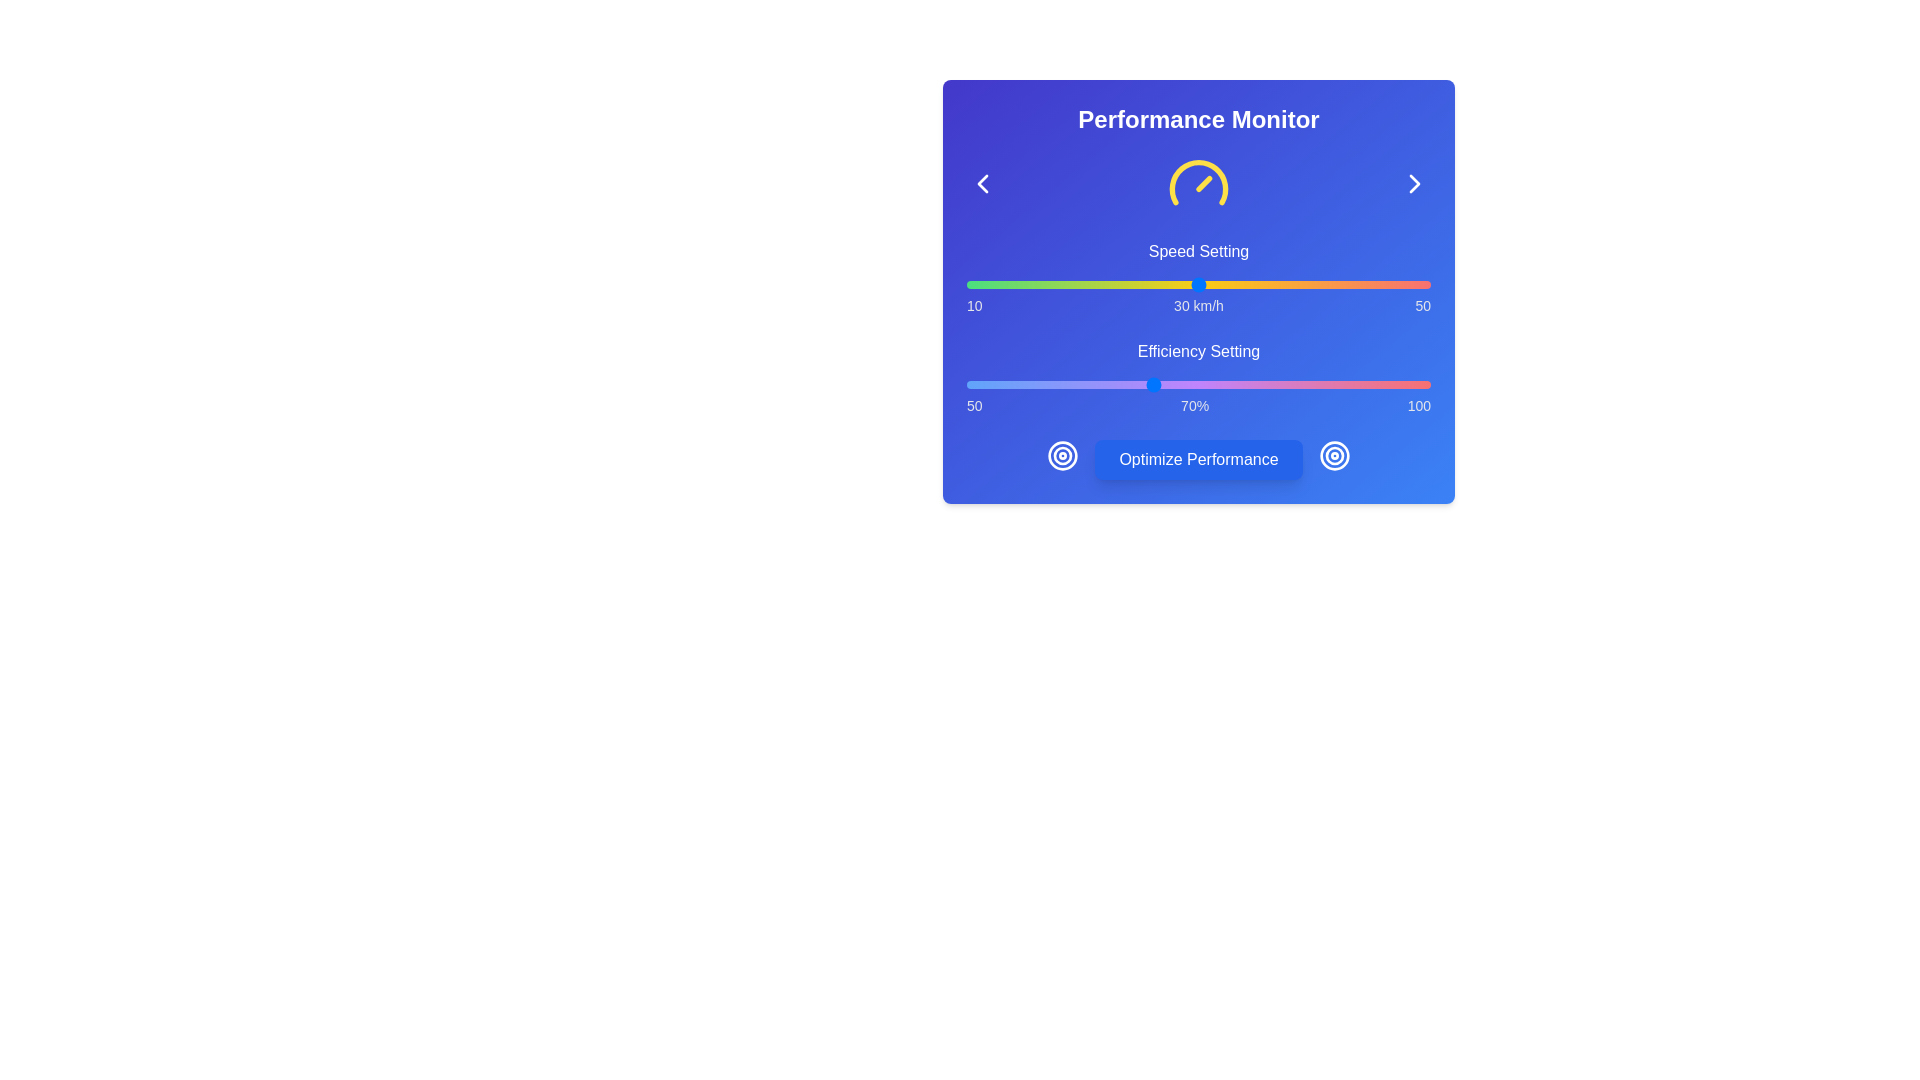  What do you see at coordinates (1013, 285) in the screenshot?
I see `the speed setting to 14 km/h by interacting with the slider` at bounding box center [1013, 285].